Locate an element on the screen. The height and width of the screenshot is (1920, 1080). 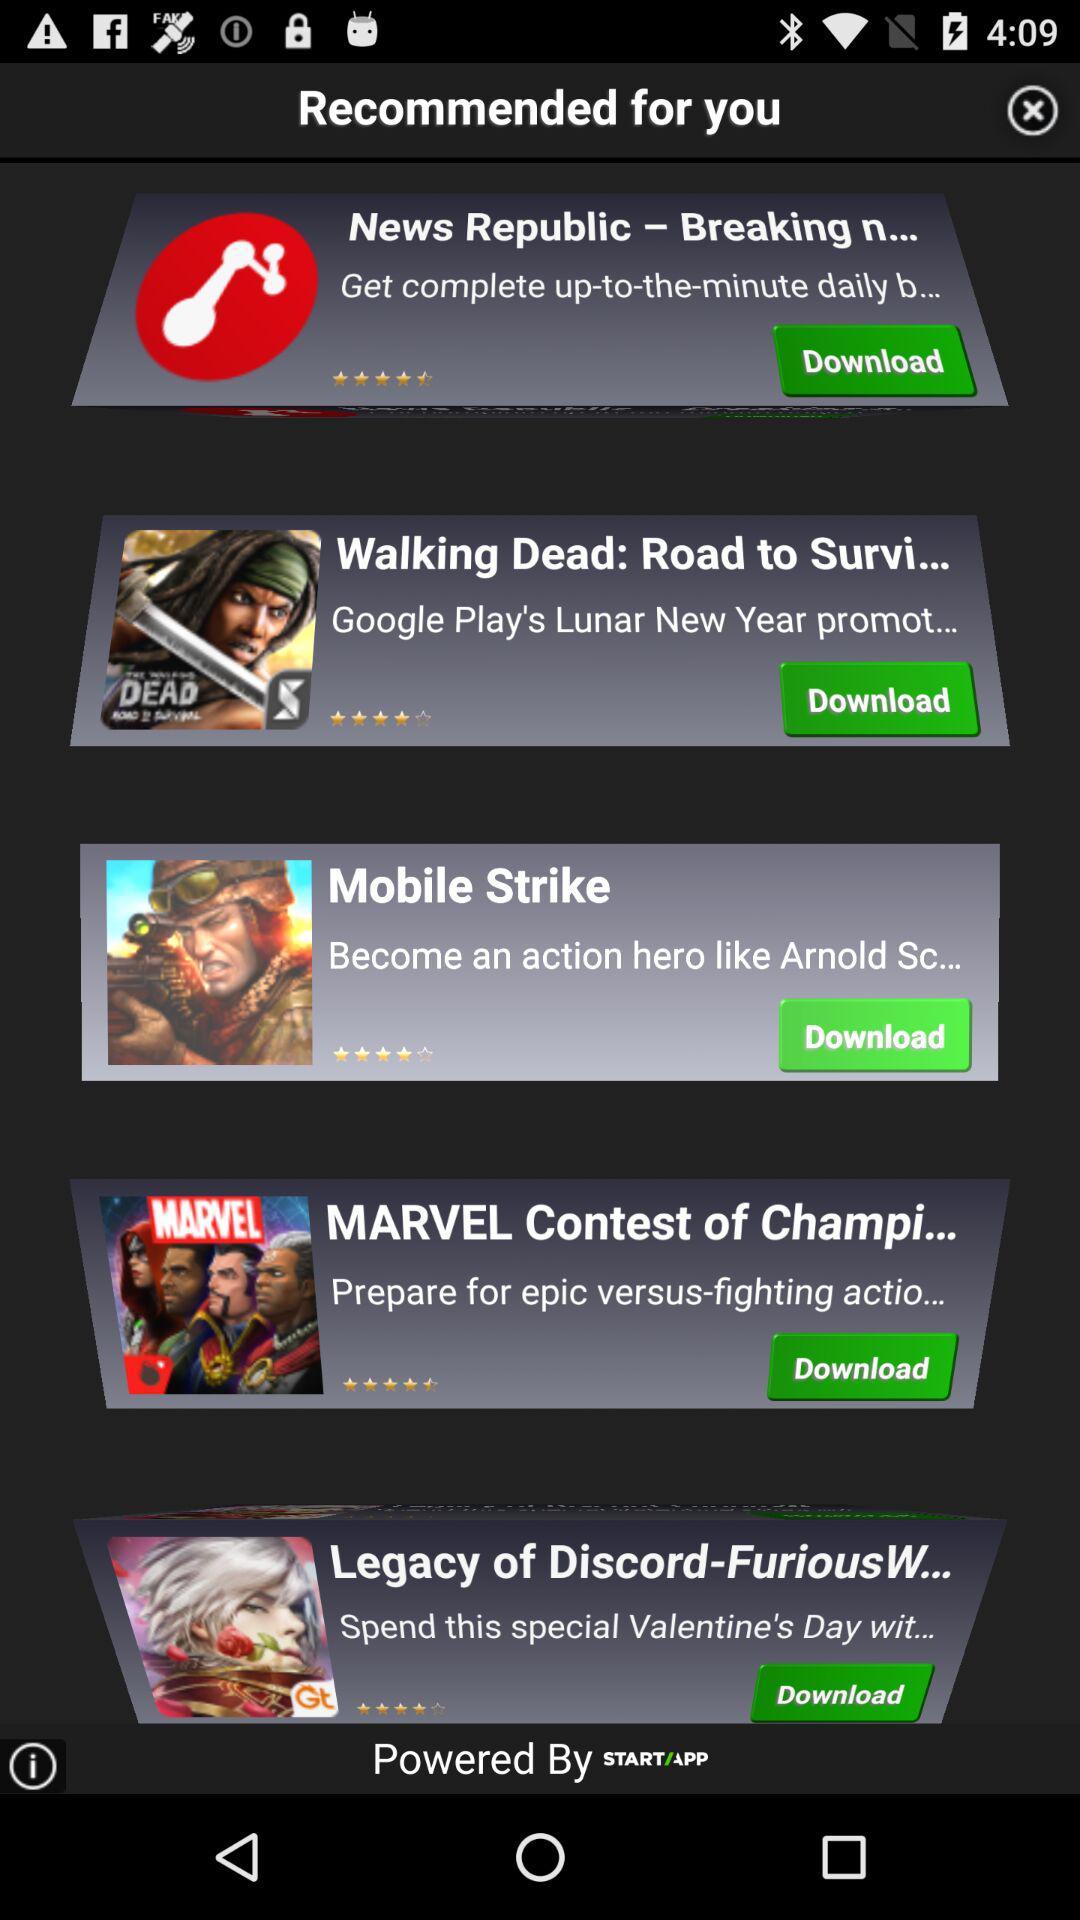
the close icon is located at coordinates (1032, 117).